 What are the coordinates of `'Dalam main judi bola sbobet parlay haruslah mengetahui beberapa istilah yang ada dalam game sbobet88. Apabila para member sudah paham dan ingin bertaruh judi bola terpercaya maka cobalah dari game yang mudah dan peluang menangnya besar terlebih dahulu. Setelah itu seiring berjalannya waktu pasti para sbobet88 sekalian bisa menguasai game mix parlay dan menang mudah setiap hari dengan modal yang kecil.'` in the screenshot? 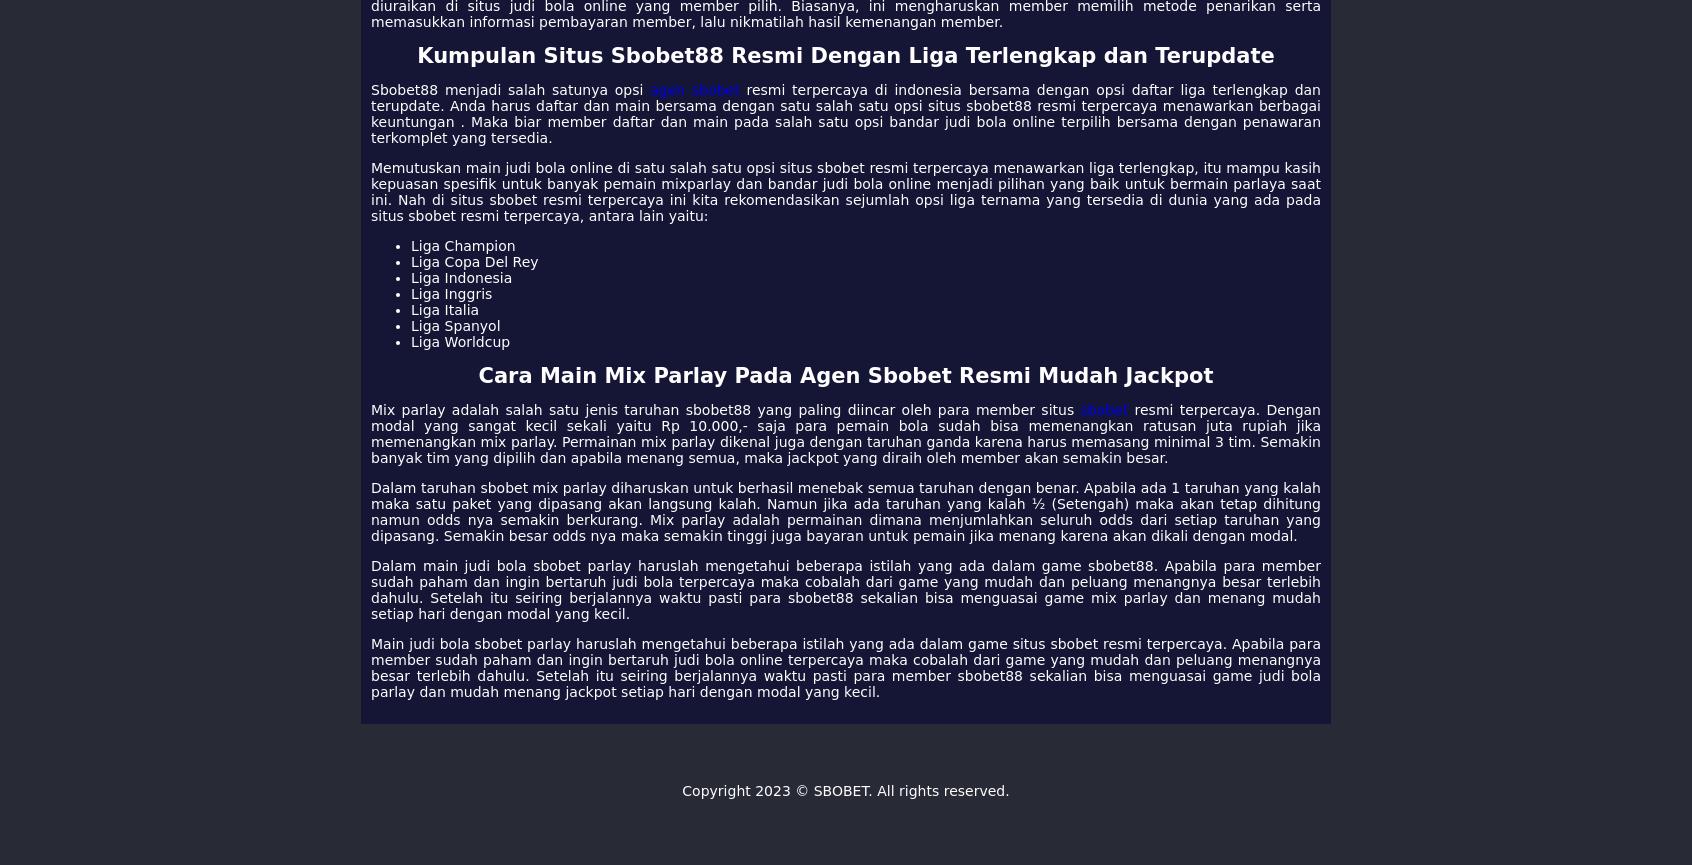 It's located at (846, 590).